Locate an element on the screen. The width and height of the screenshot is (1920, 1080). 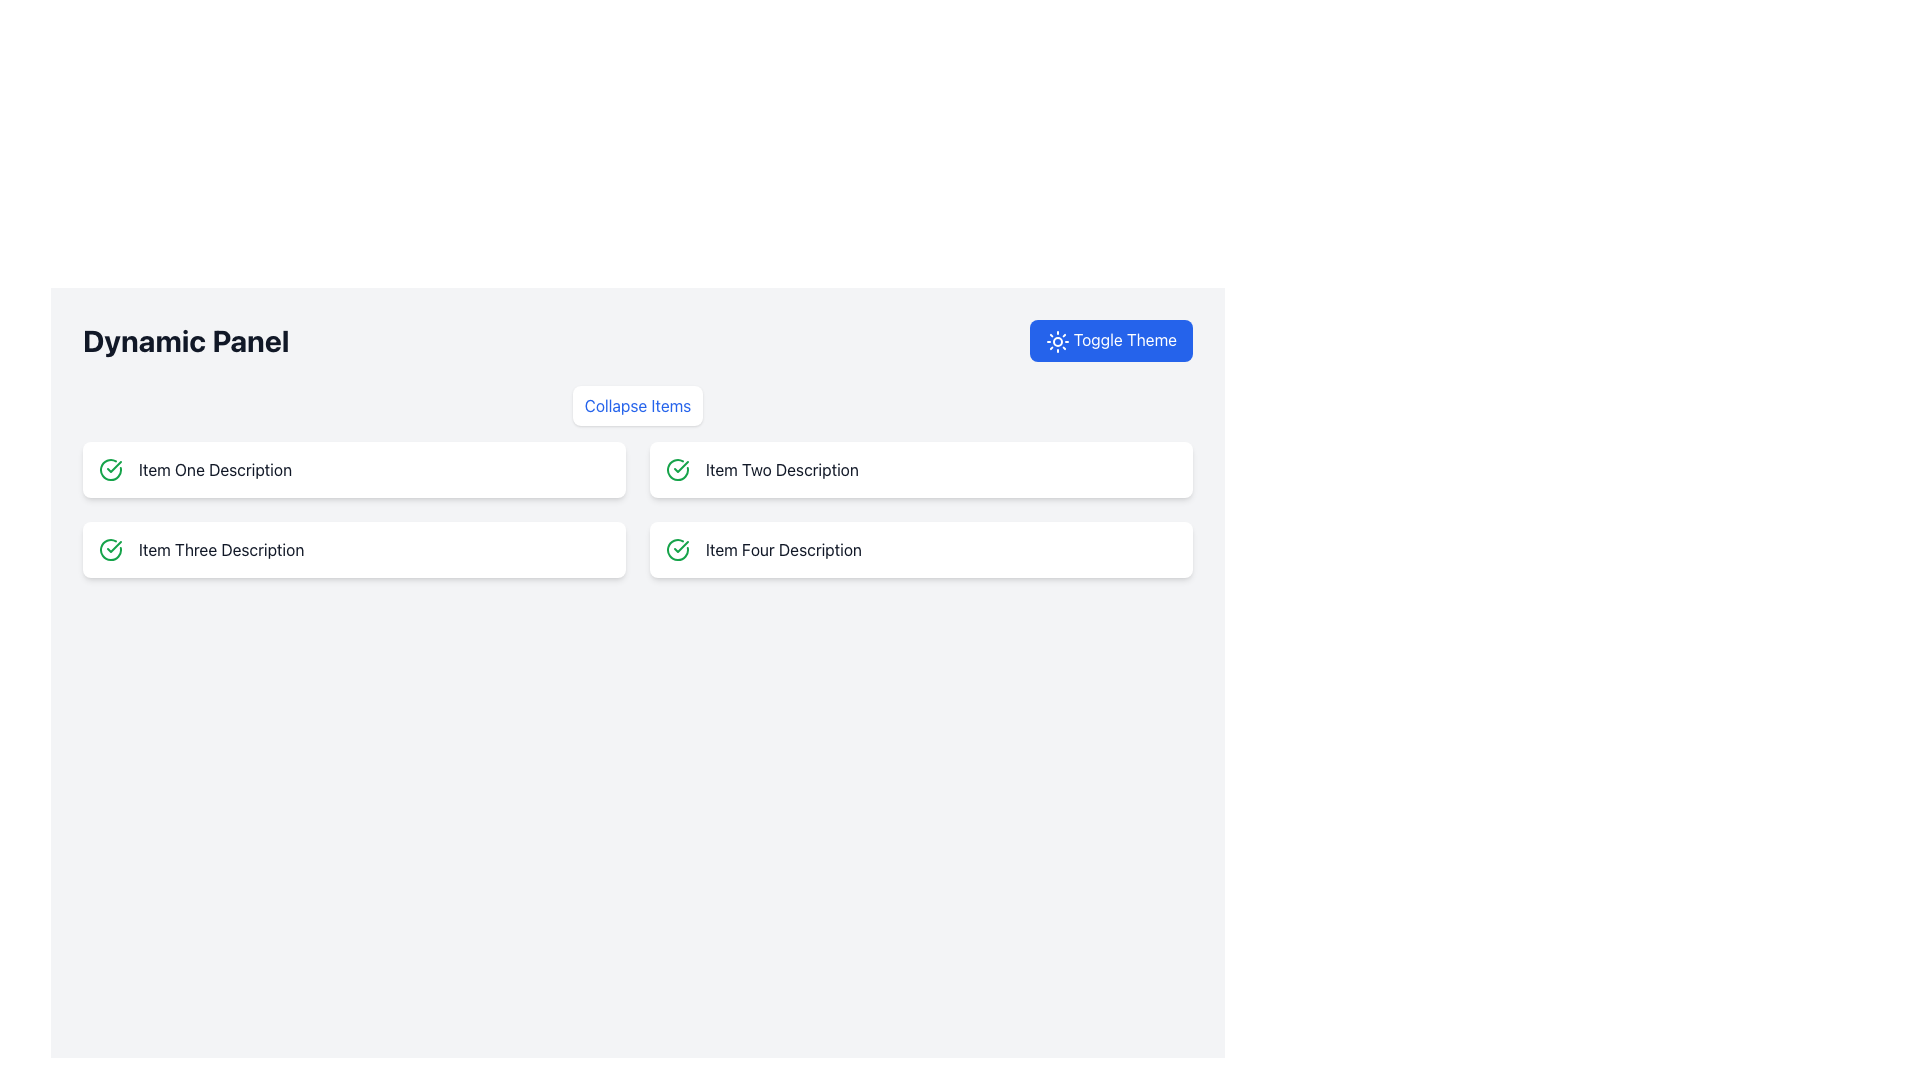
the approval icon located in the upper-left corner of the 'Item One Description' card is located at coordinates (109, 469).